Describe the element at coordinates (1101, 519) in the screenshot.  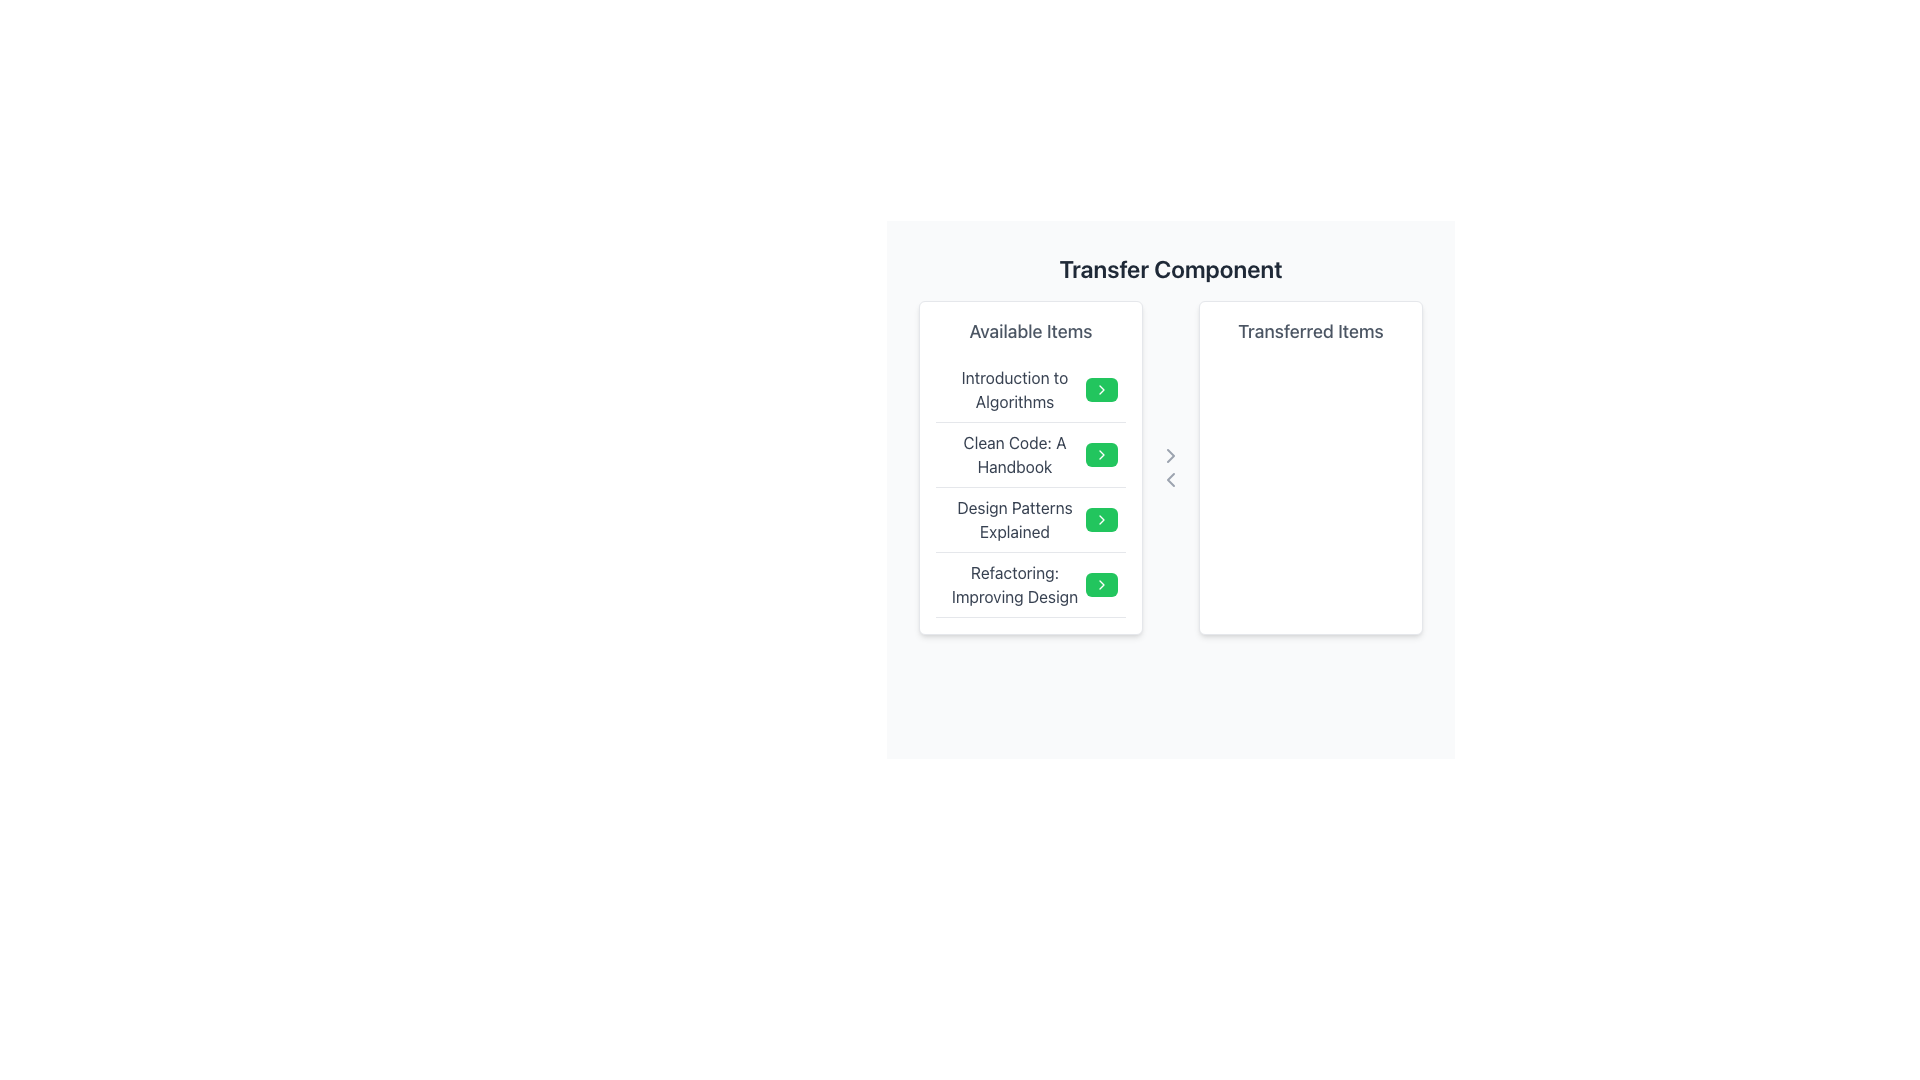
I see `the icon located to the right of the 'Design Patterns Explained' button in the 'Available Items' panel` at that location.